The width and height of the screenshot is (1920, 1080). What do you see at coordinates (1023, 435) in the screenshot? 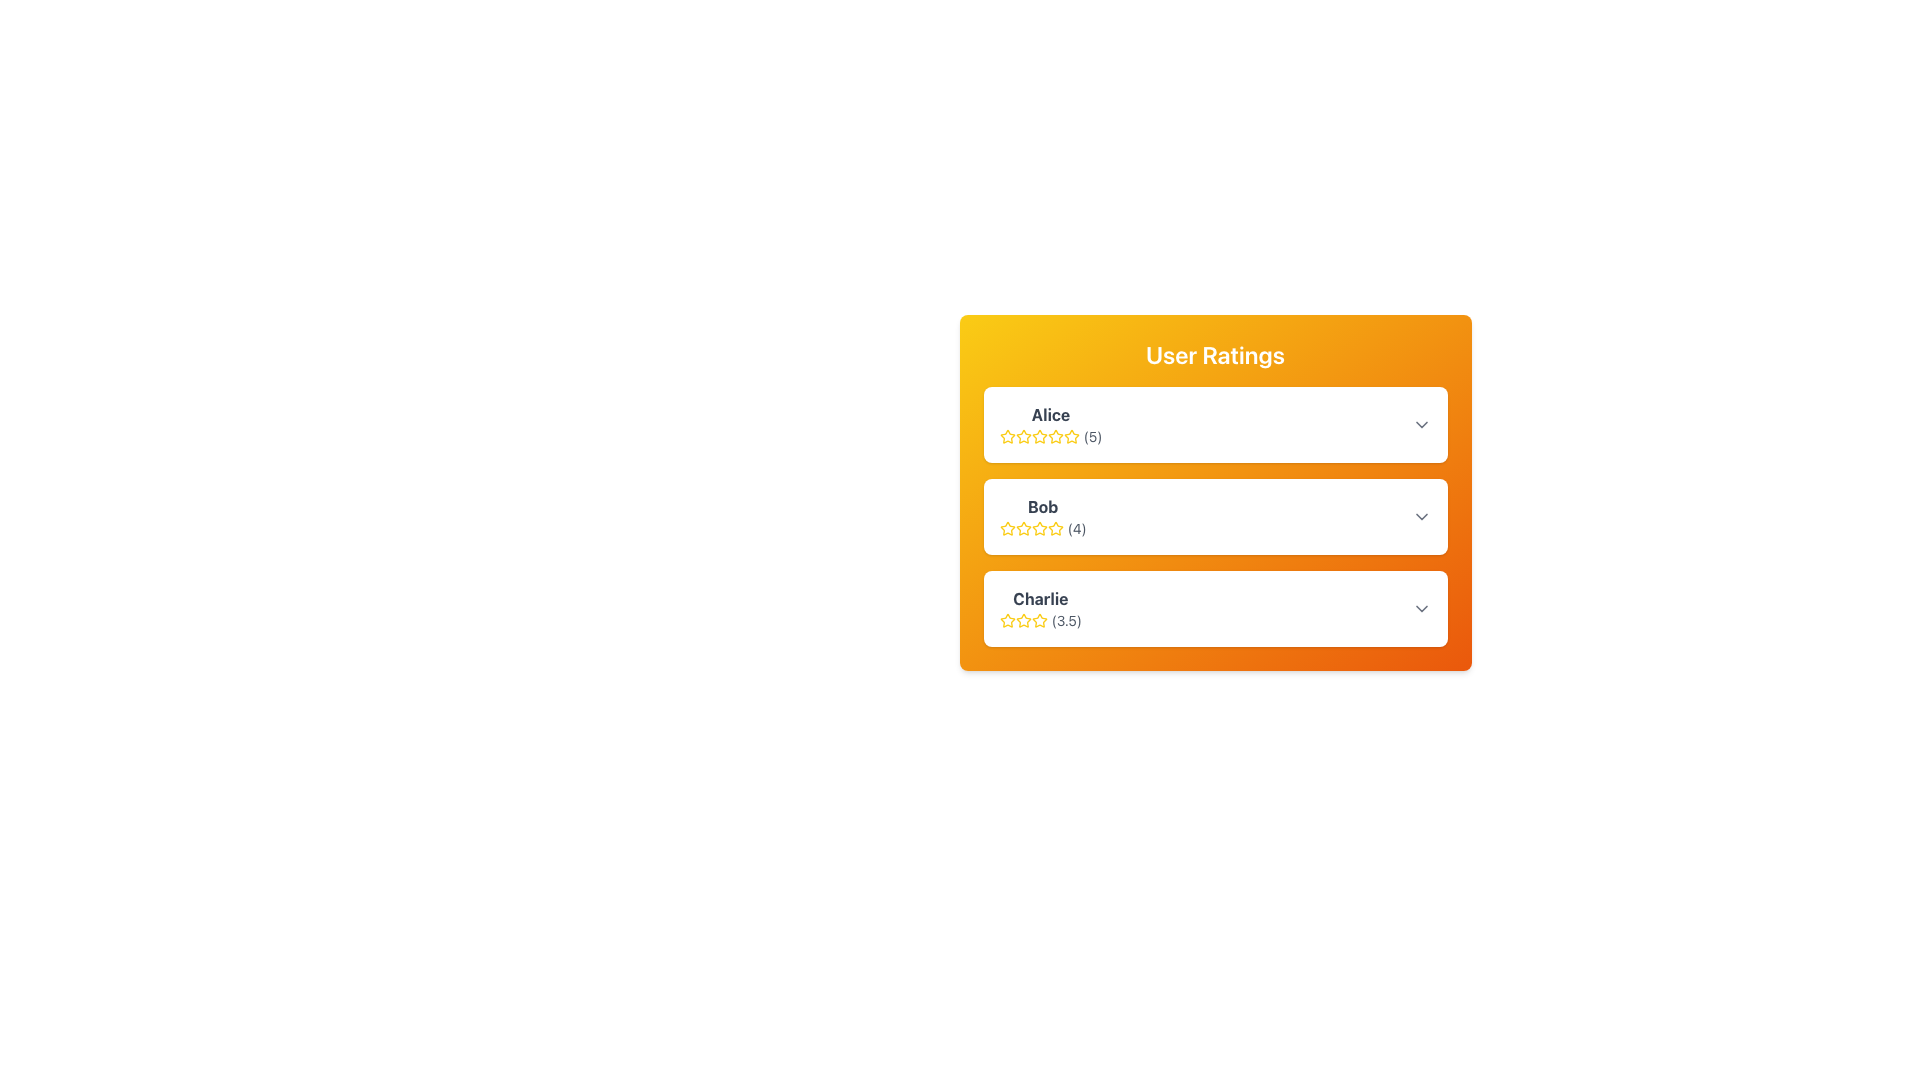
I see `the appearance of the third star icon in the User Ratings component for user Alice, which visually represents a rating value` at bounding box center [1023, 435].